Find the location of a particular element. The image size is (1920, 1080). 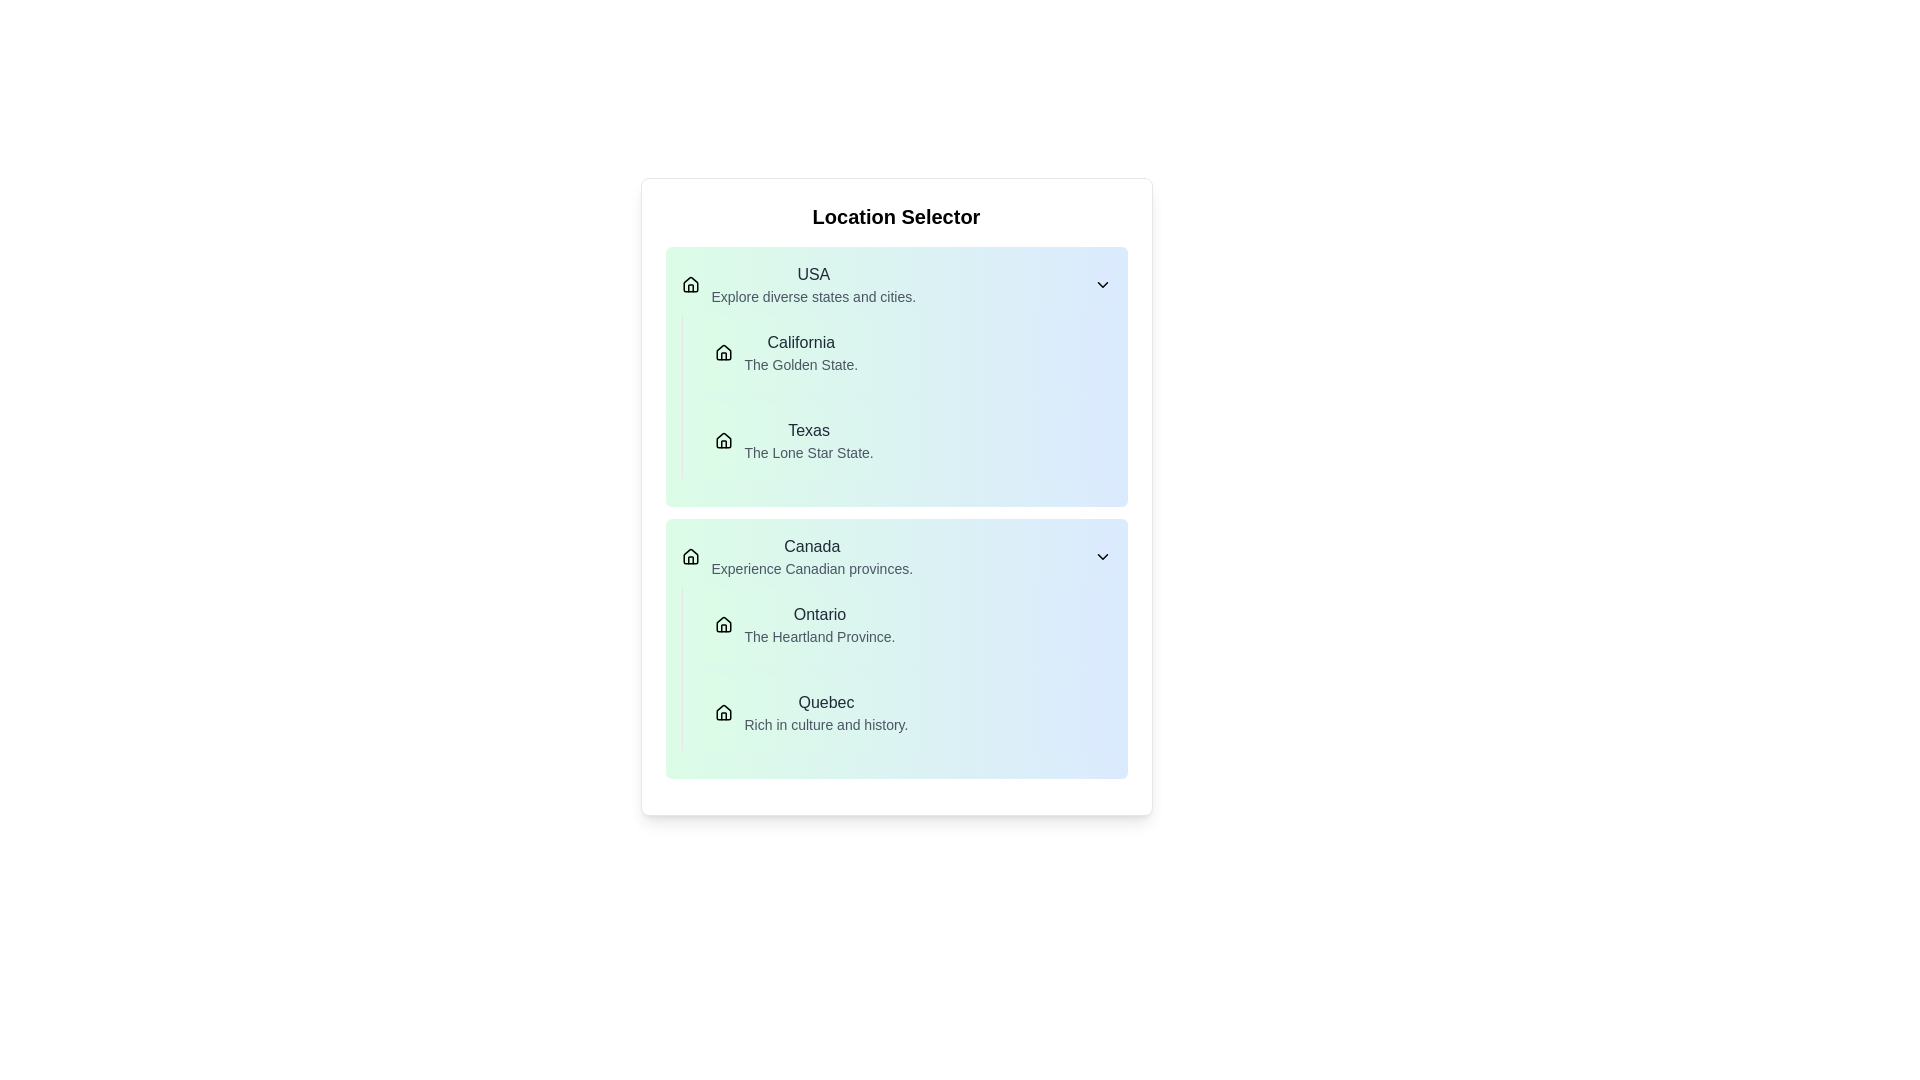

the heading text that identifies the section as related is located at coordinates (801, 342).